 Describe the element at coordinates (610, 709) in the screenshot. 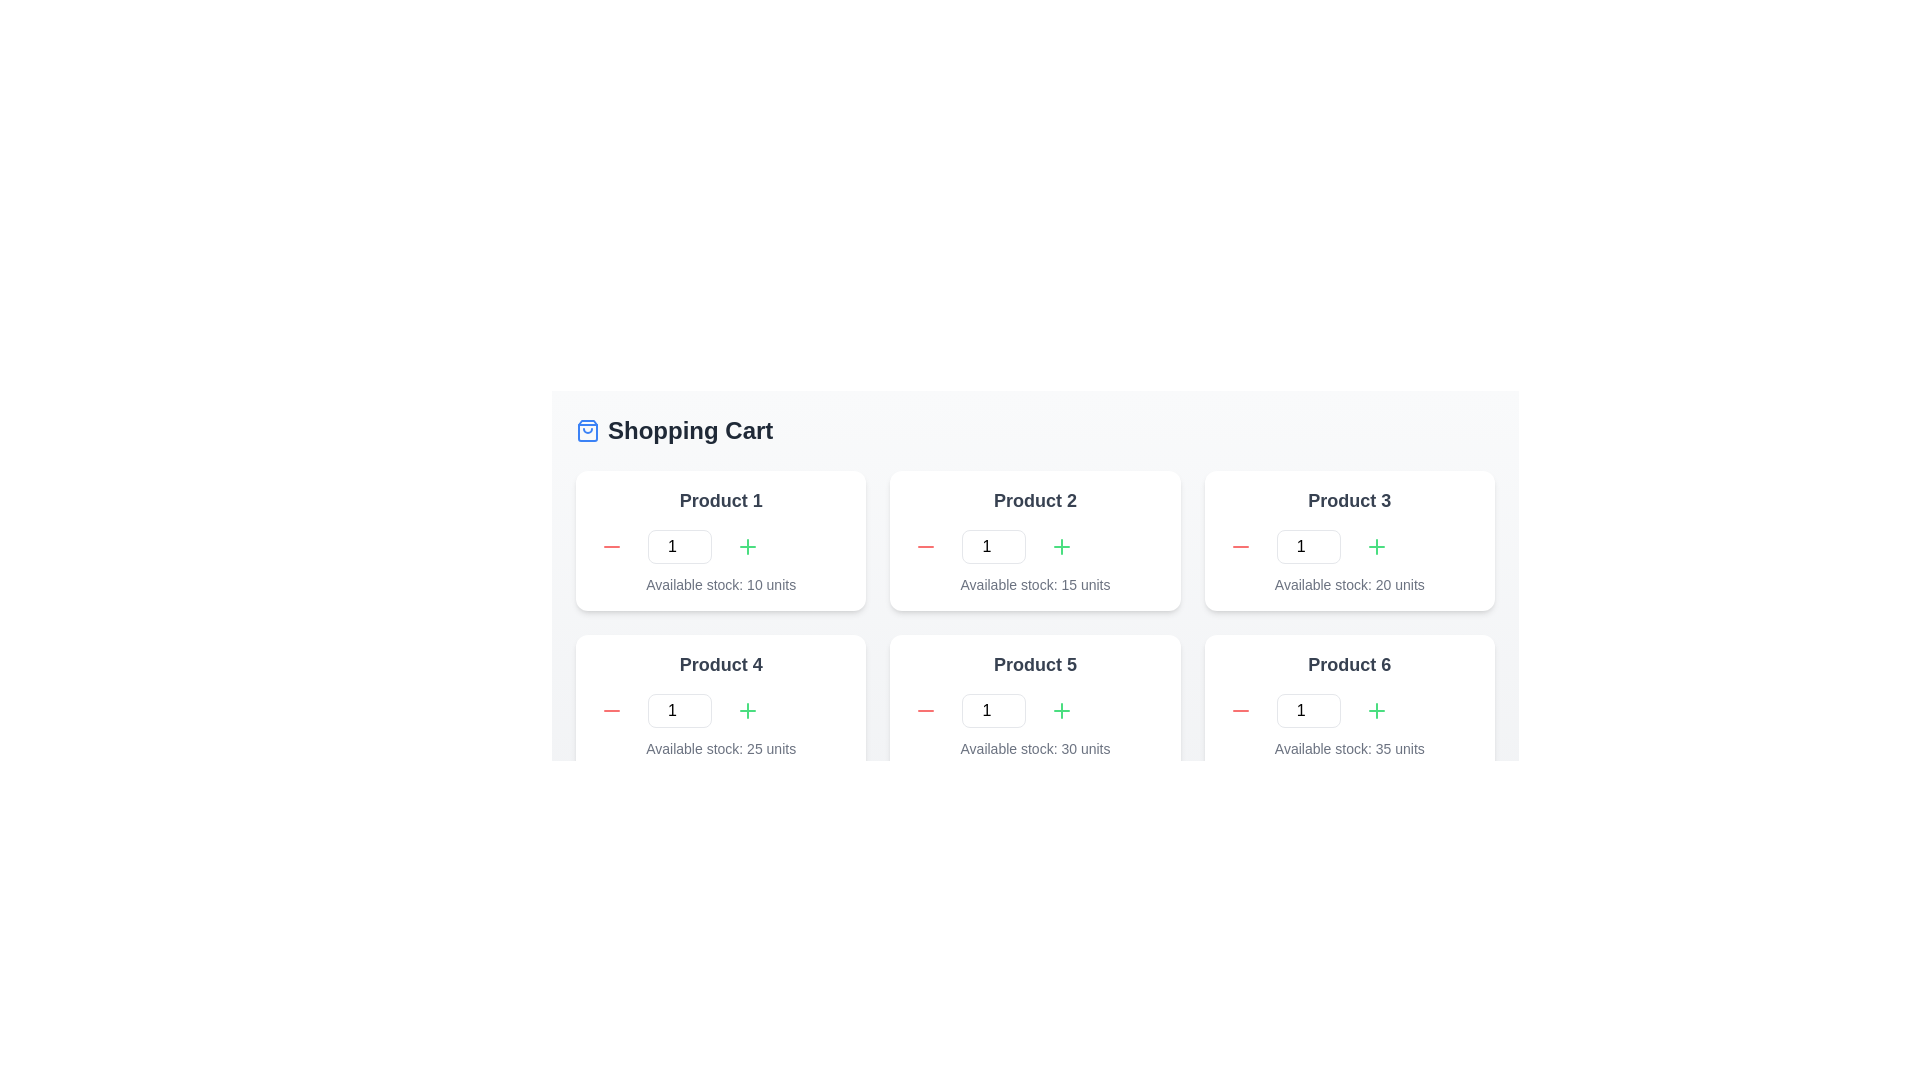

I see `the button that decreases the numerical value displayed in the adjacent input field, which is the first item on the left in a horizontal layout` at that location.